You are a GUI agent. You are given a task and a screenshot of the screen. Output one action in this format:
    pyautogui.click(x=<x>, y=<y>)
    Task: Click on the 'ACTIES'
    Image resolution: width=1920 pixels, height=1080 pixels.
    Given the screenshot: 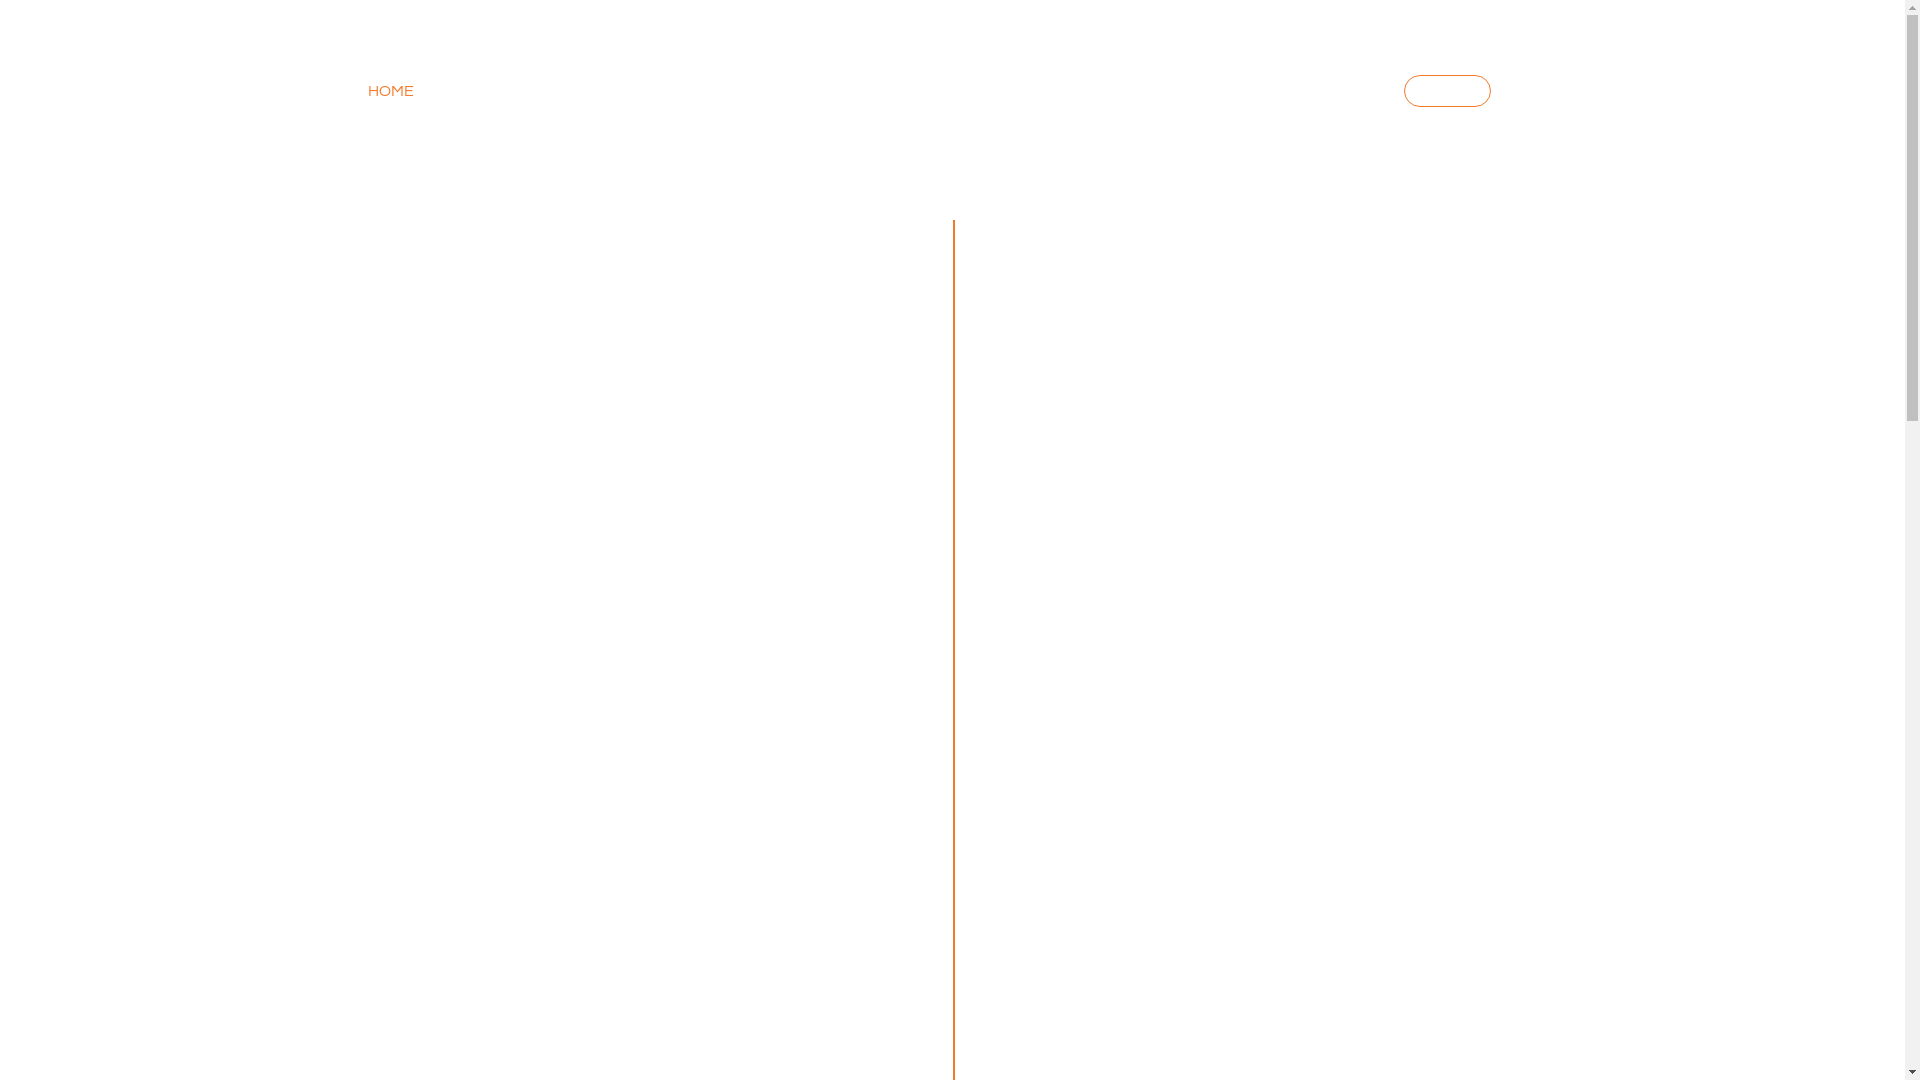 What is the action you would take?
    pyautogui.click(x=1402, y=91)
    